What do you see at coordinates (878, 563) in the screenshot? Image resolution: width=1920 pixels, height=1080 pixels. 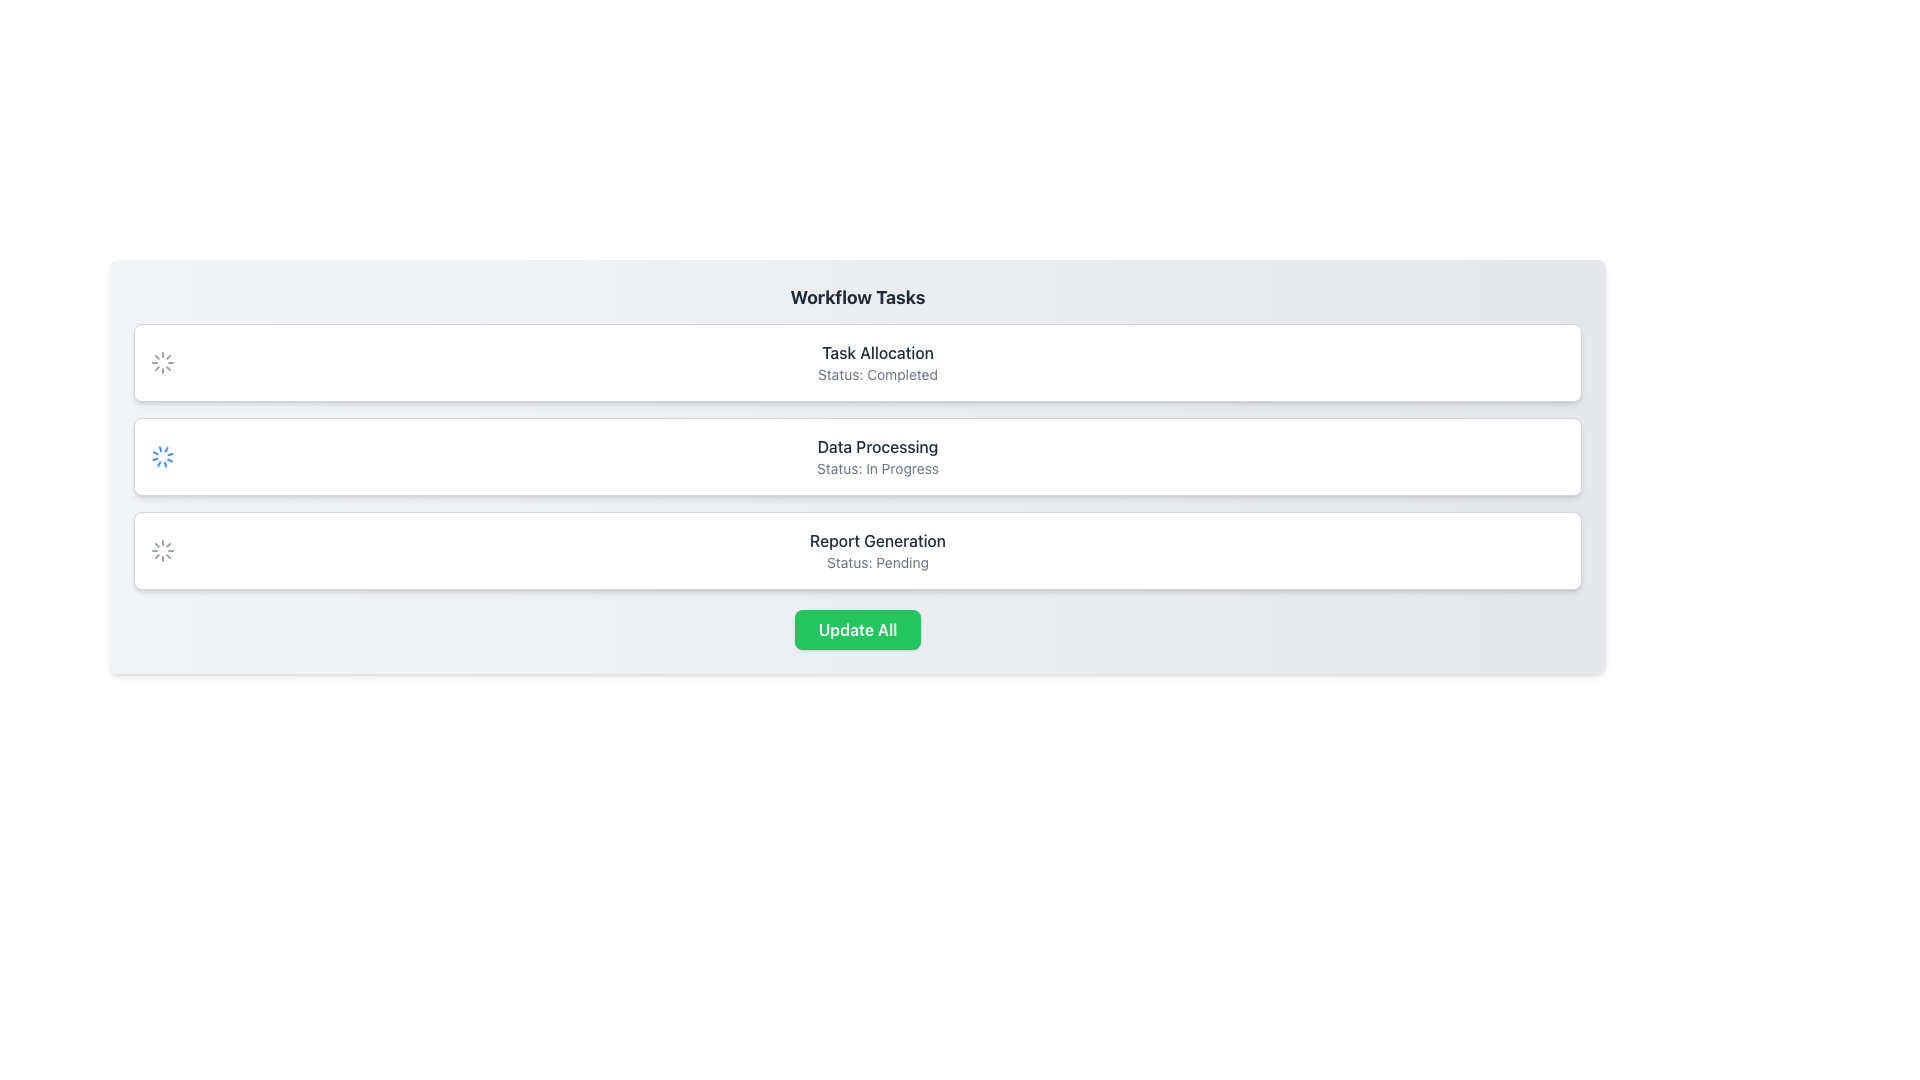 I see `status information displayed by the Text Label that indicates the current progress of the 'Report Generation' task, which is located within its respective card, directly below the title` at bounding box center [878, 563].